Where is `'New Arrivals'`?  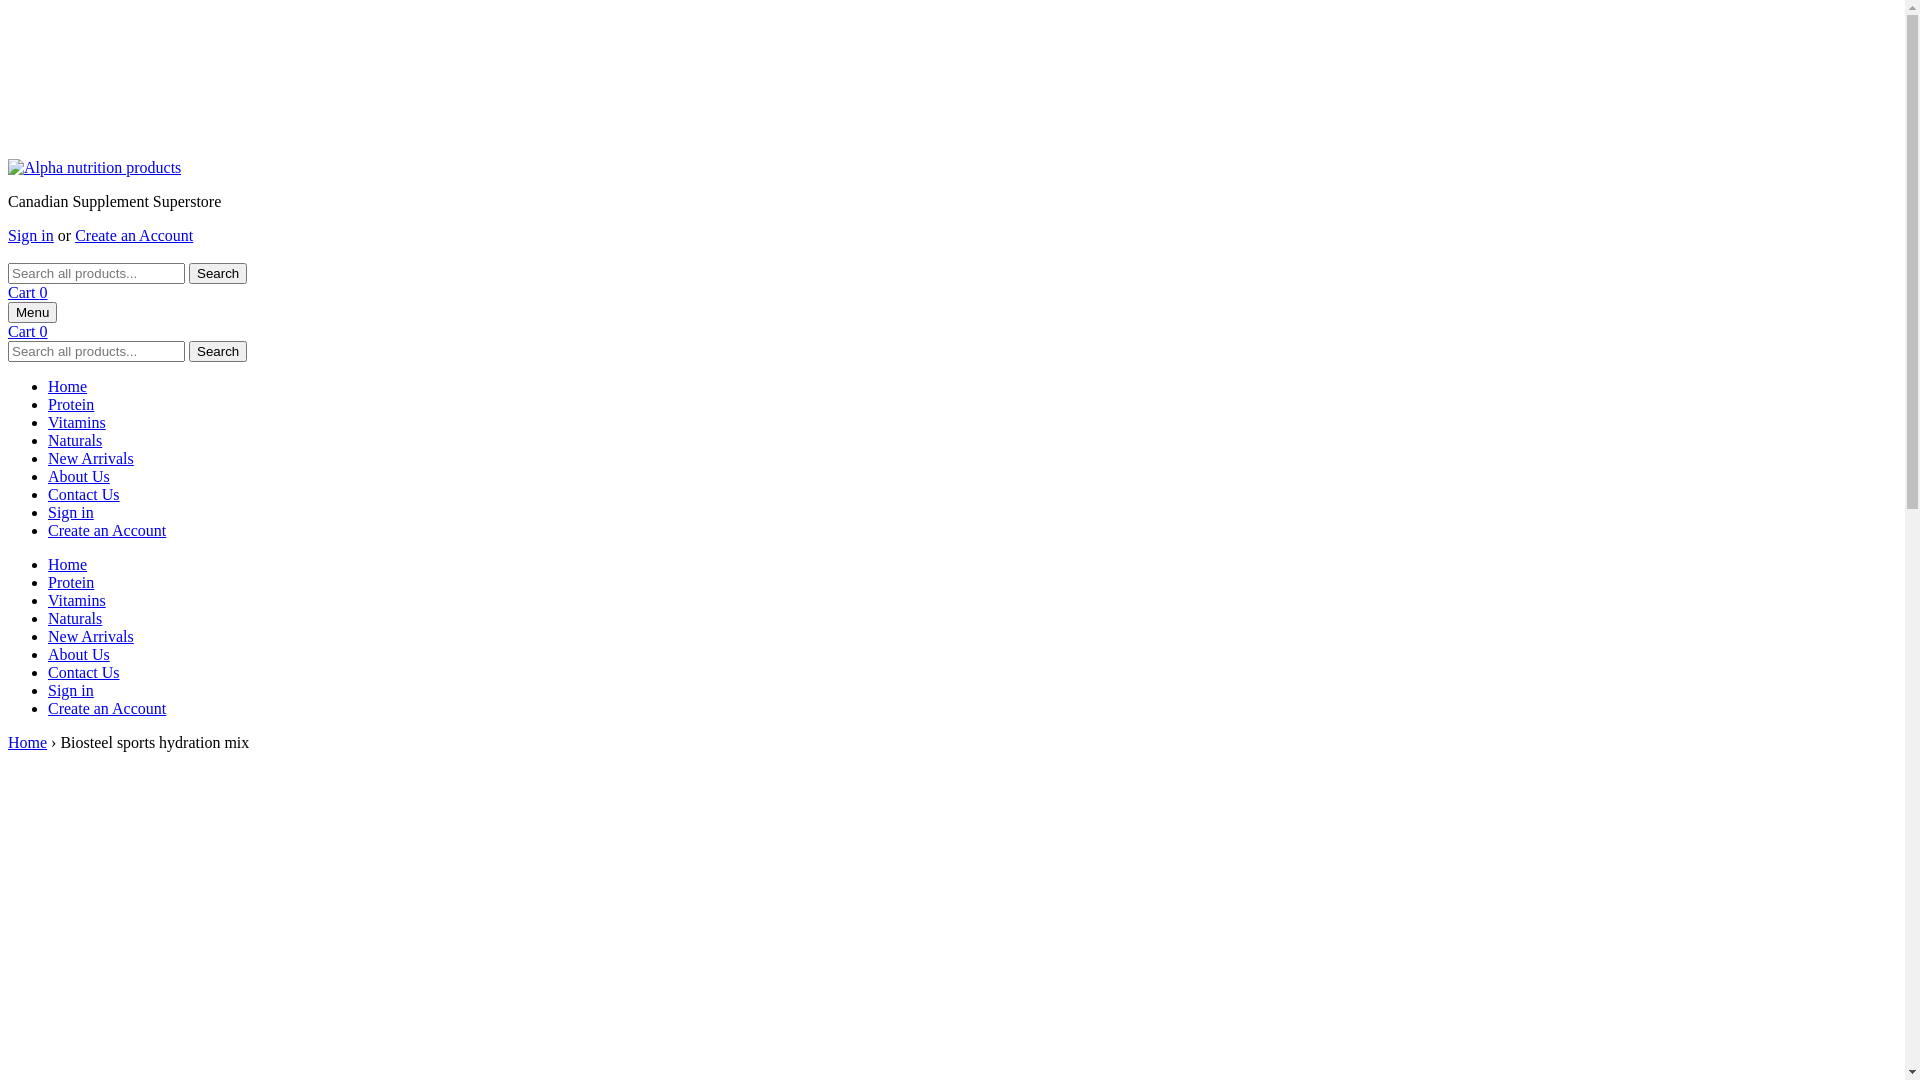 'New Arrivals' is located at coordinates (90, 636).